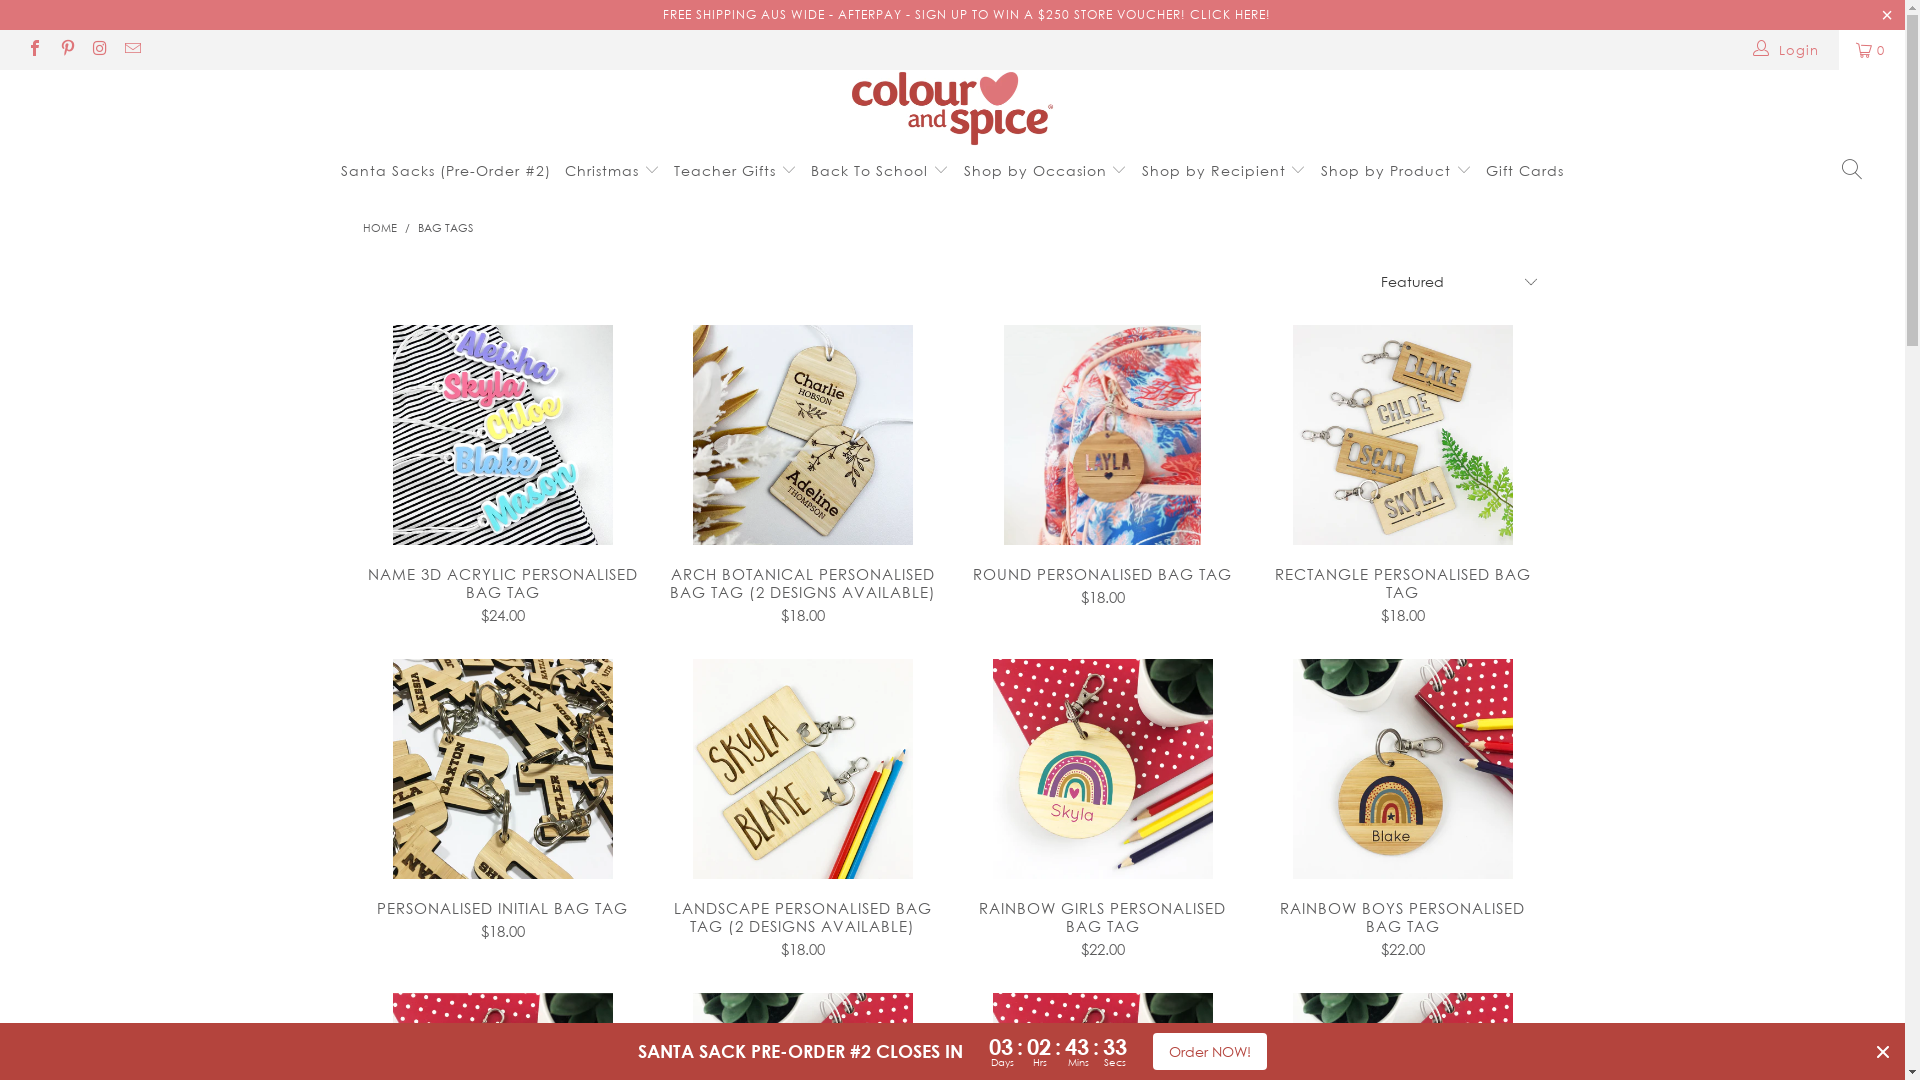  Describe the element at coordinates (1152, 1050) in the screenshot. I see `'Order NOW!'` at that location.